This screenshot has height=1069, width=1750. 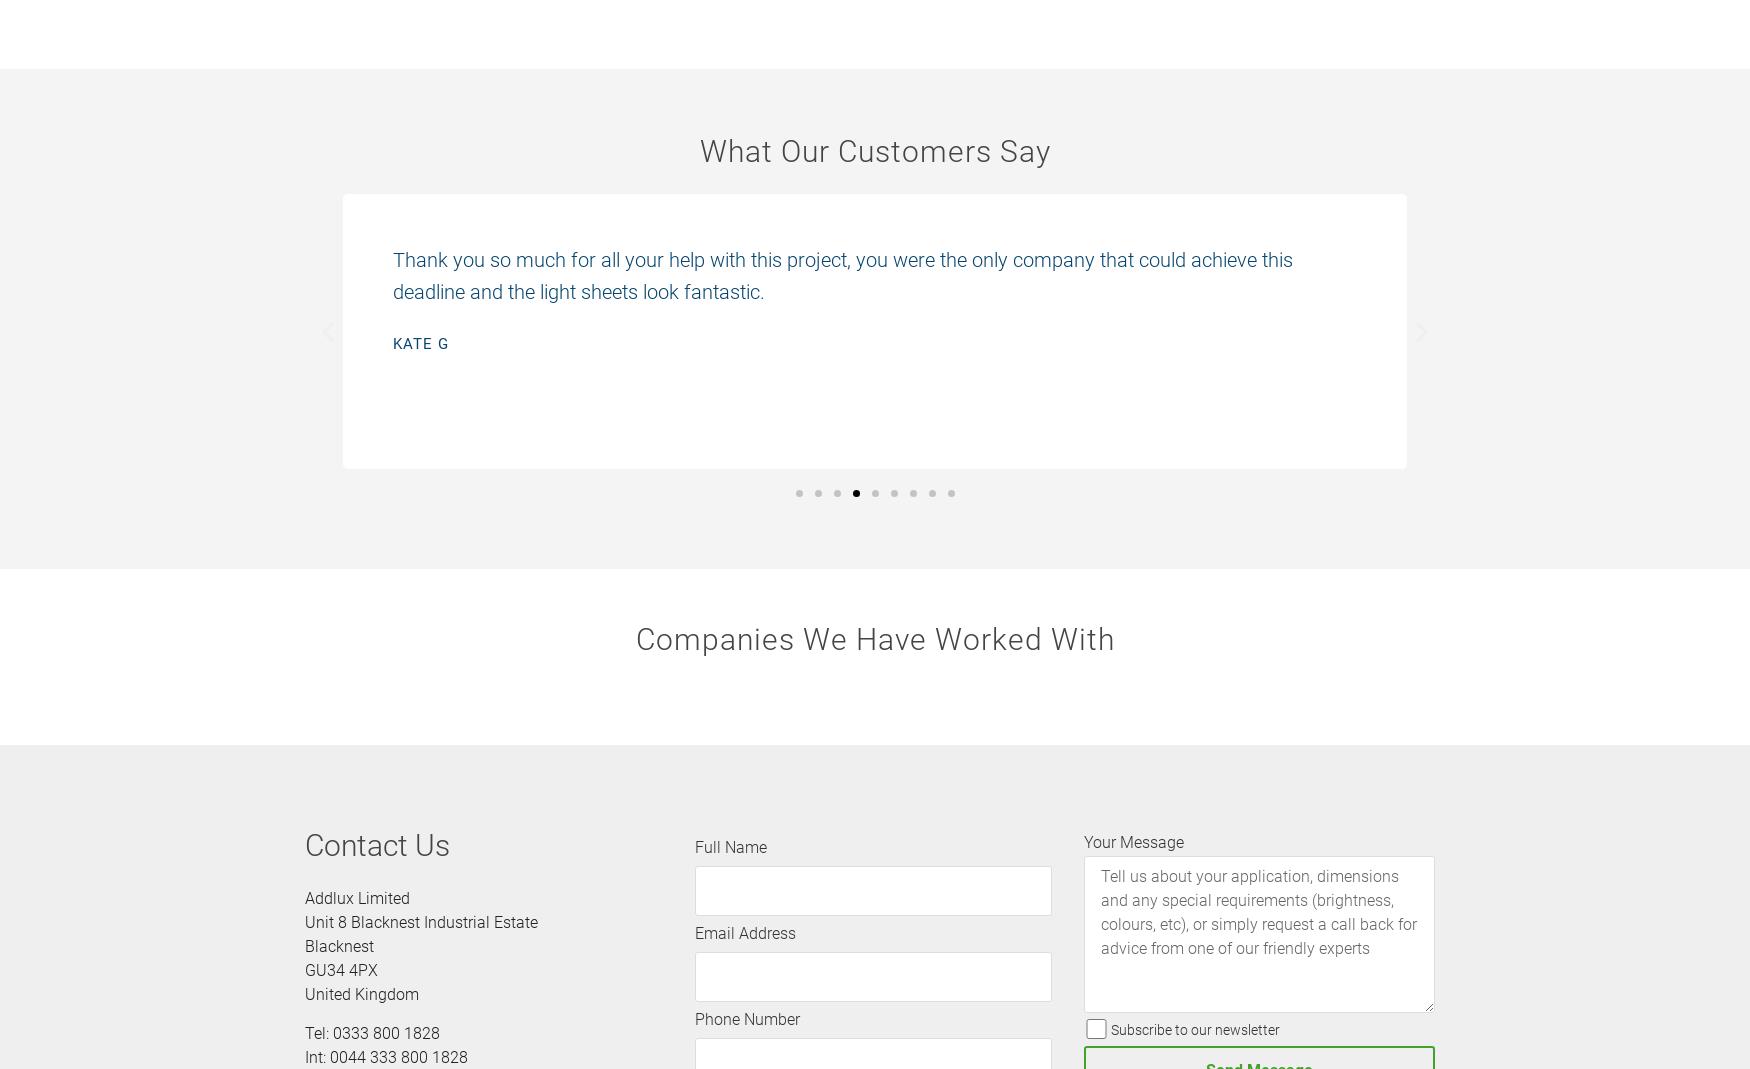 What do you see at coordinates (1131, 842) in the screenshot?
I see `'Your Message'` at bounding box center [1131, 842].